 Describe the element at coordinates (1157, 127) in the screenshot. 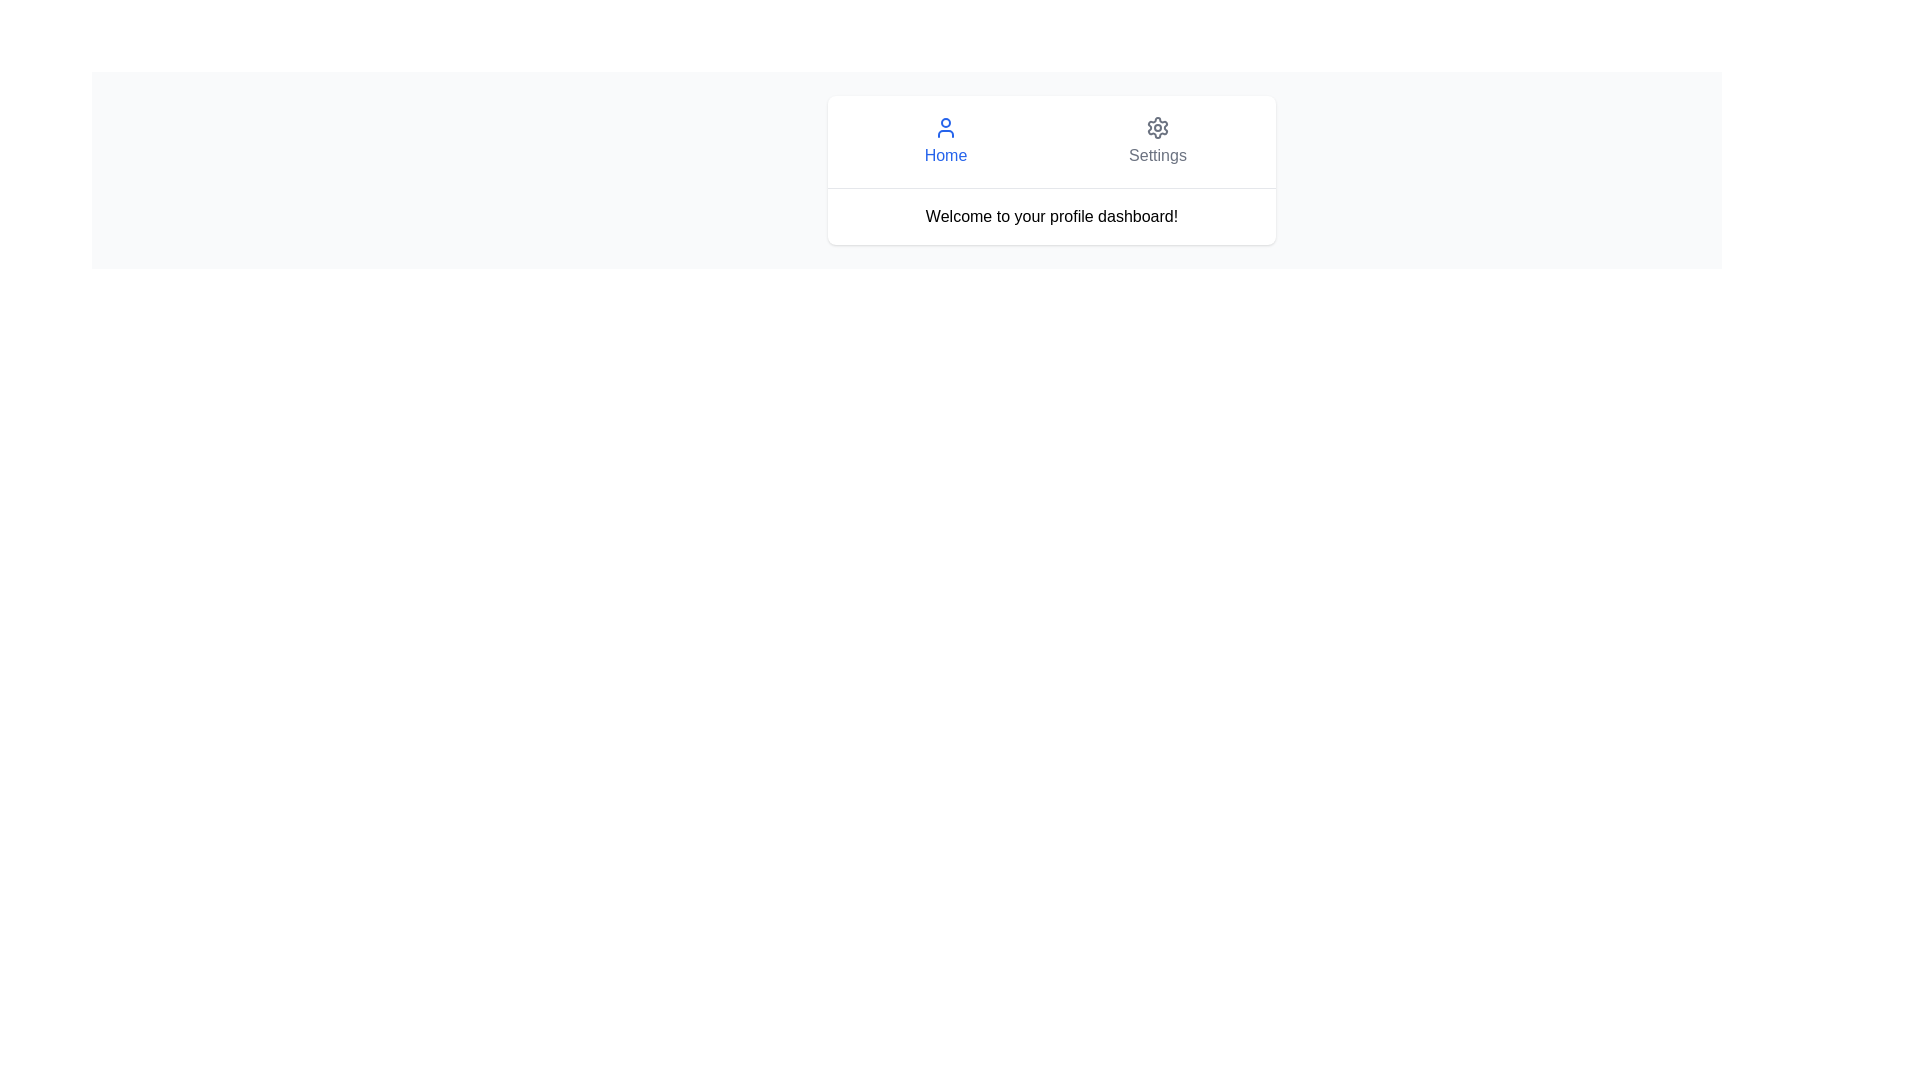

I see `the 'Settings' icon in the navigation bar` at that location.